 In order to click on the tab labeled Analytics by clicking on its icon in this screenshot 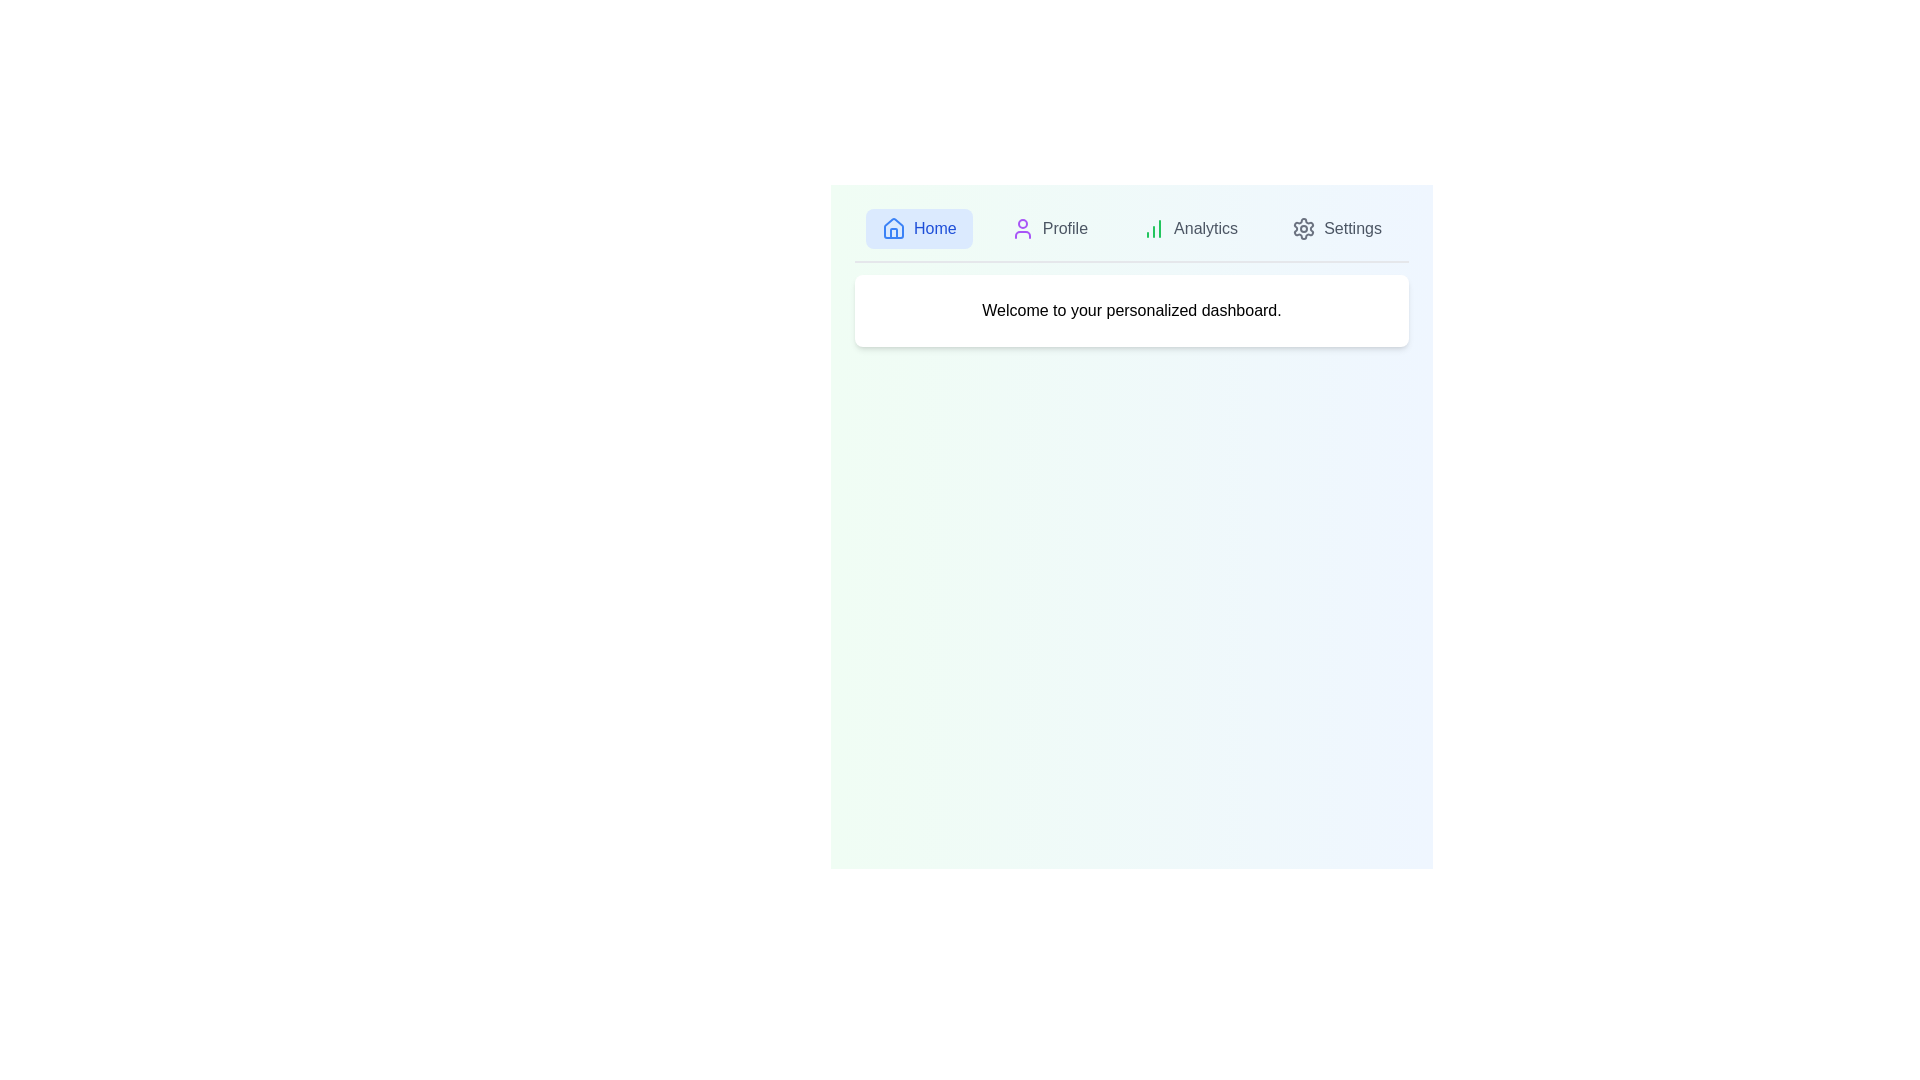, I will do `click(1190, 227)`.